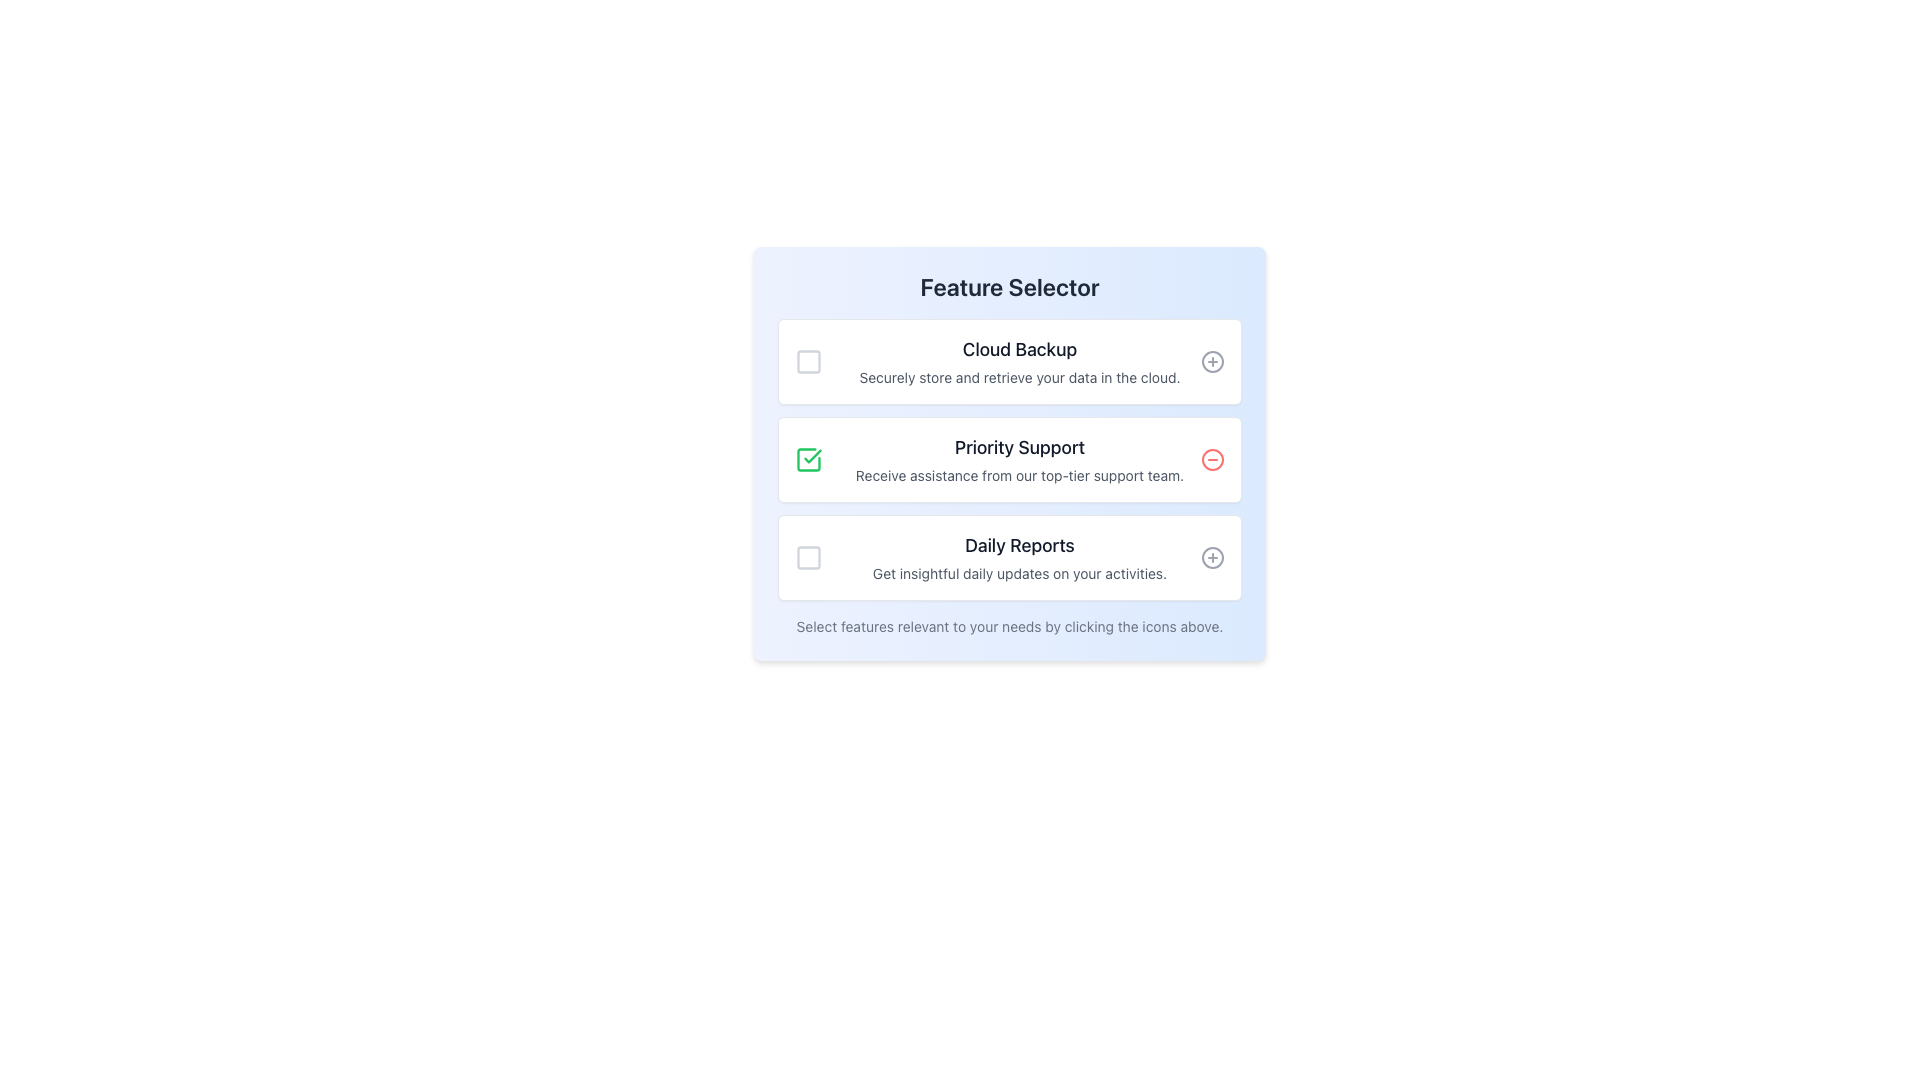  Describe the element at coordinates (1019, 546) in the screenshot. I see `the static text label displaying 'Daily Reports' located in the third row of the 'Feature Selector' options list, positioned to the right of a checkbox` at that location.